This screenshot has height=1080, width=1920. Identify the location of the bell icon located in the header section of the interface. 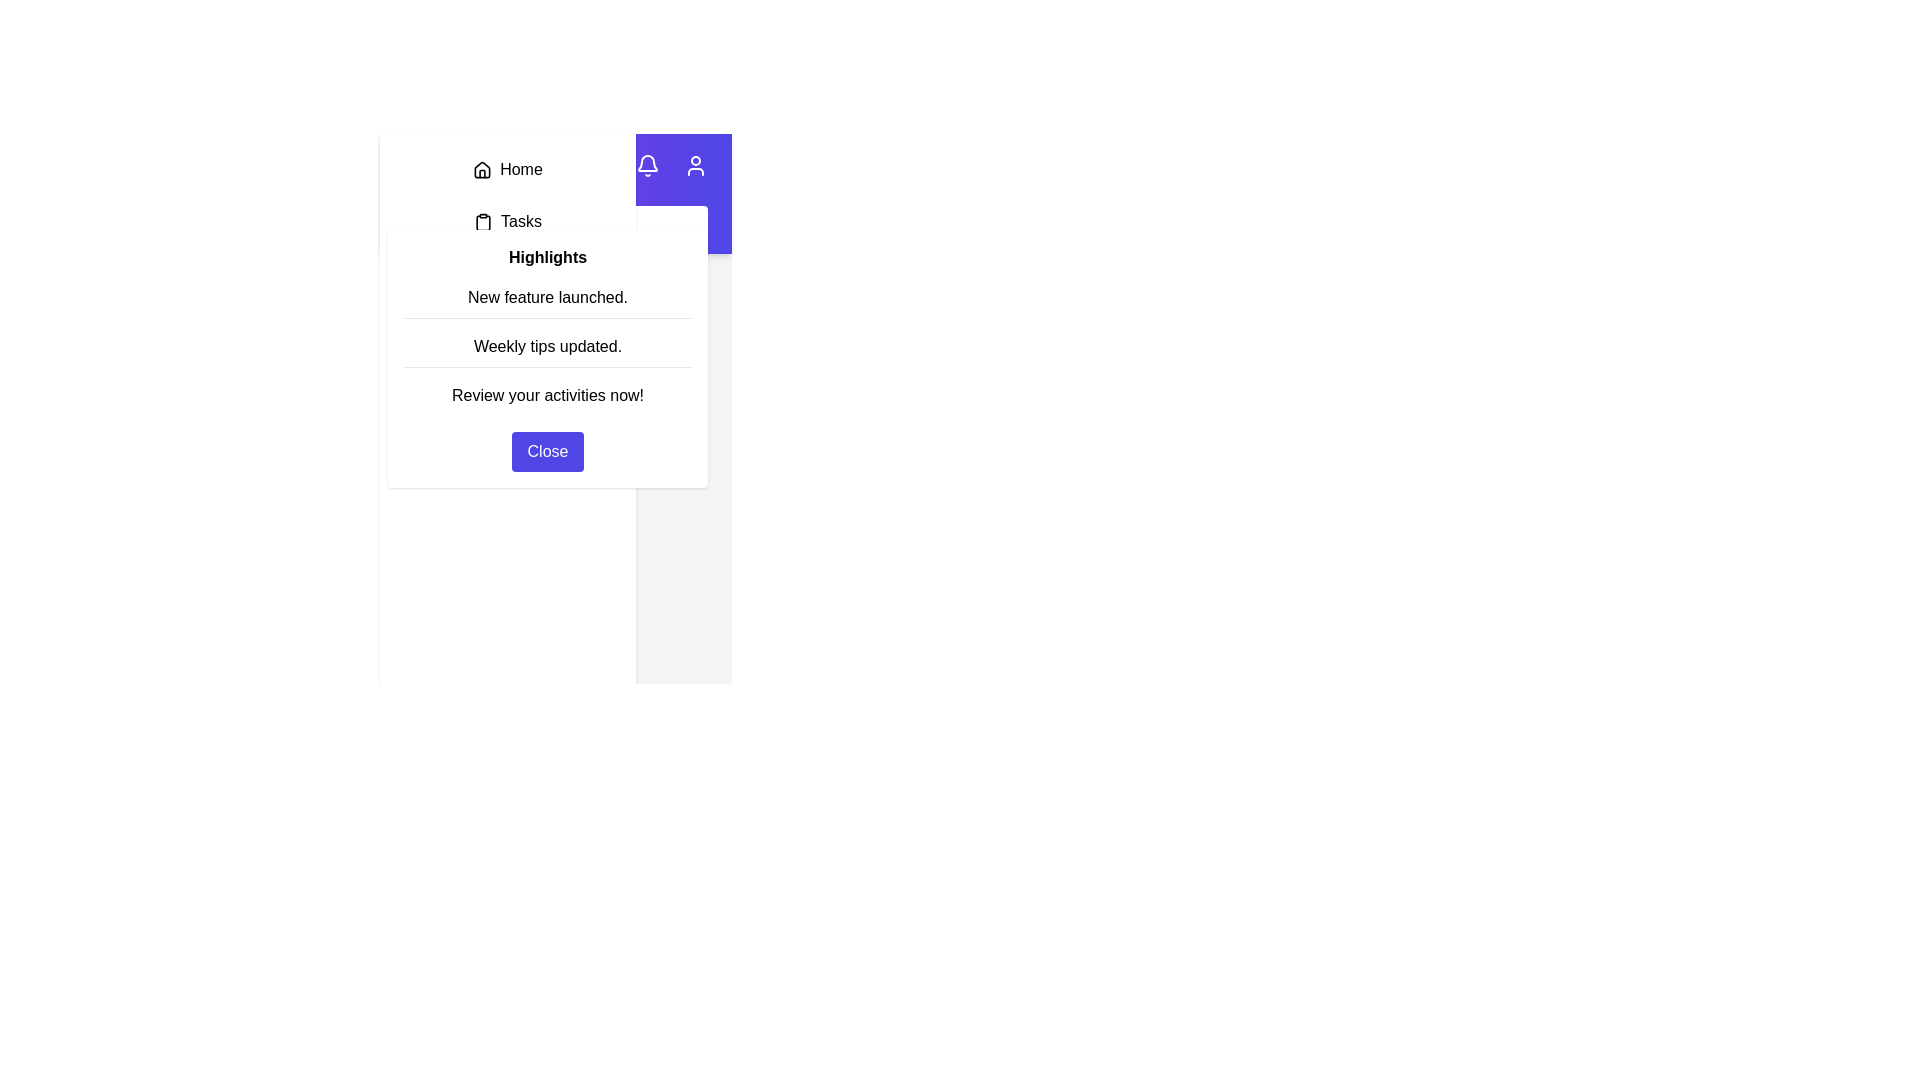
(648, 164).